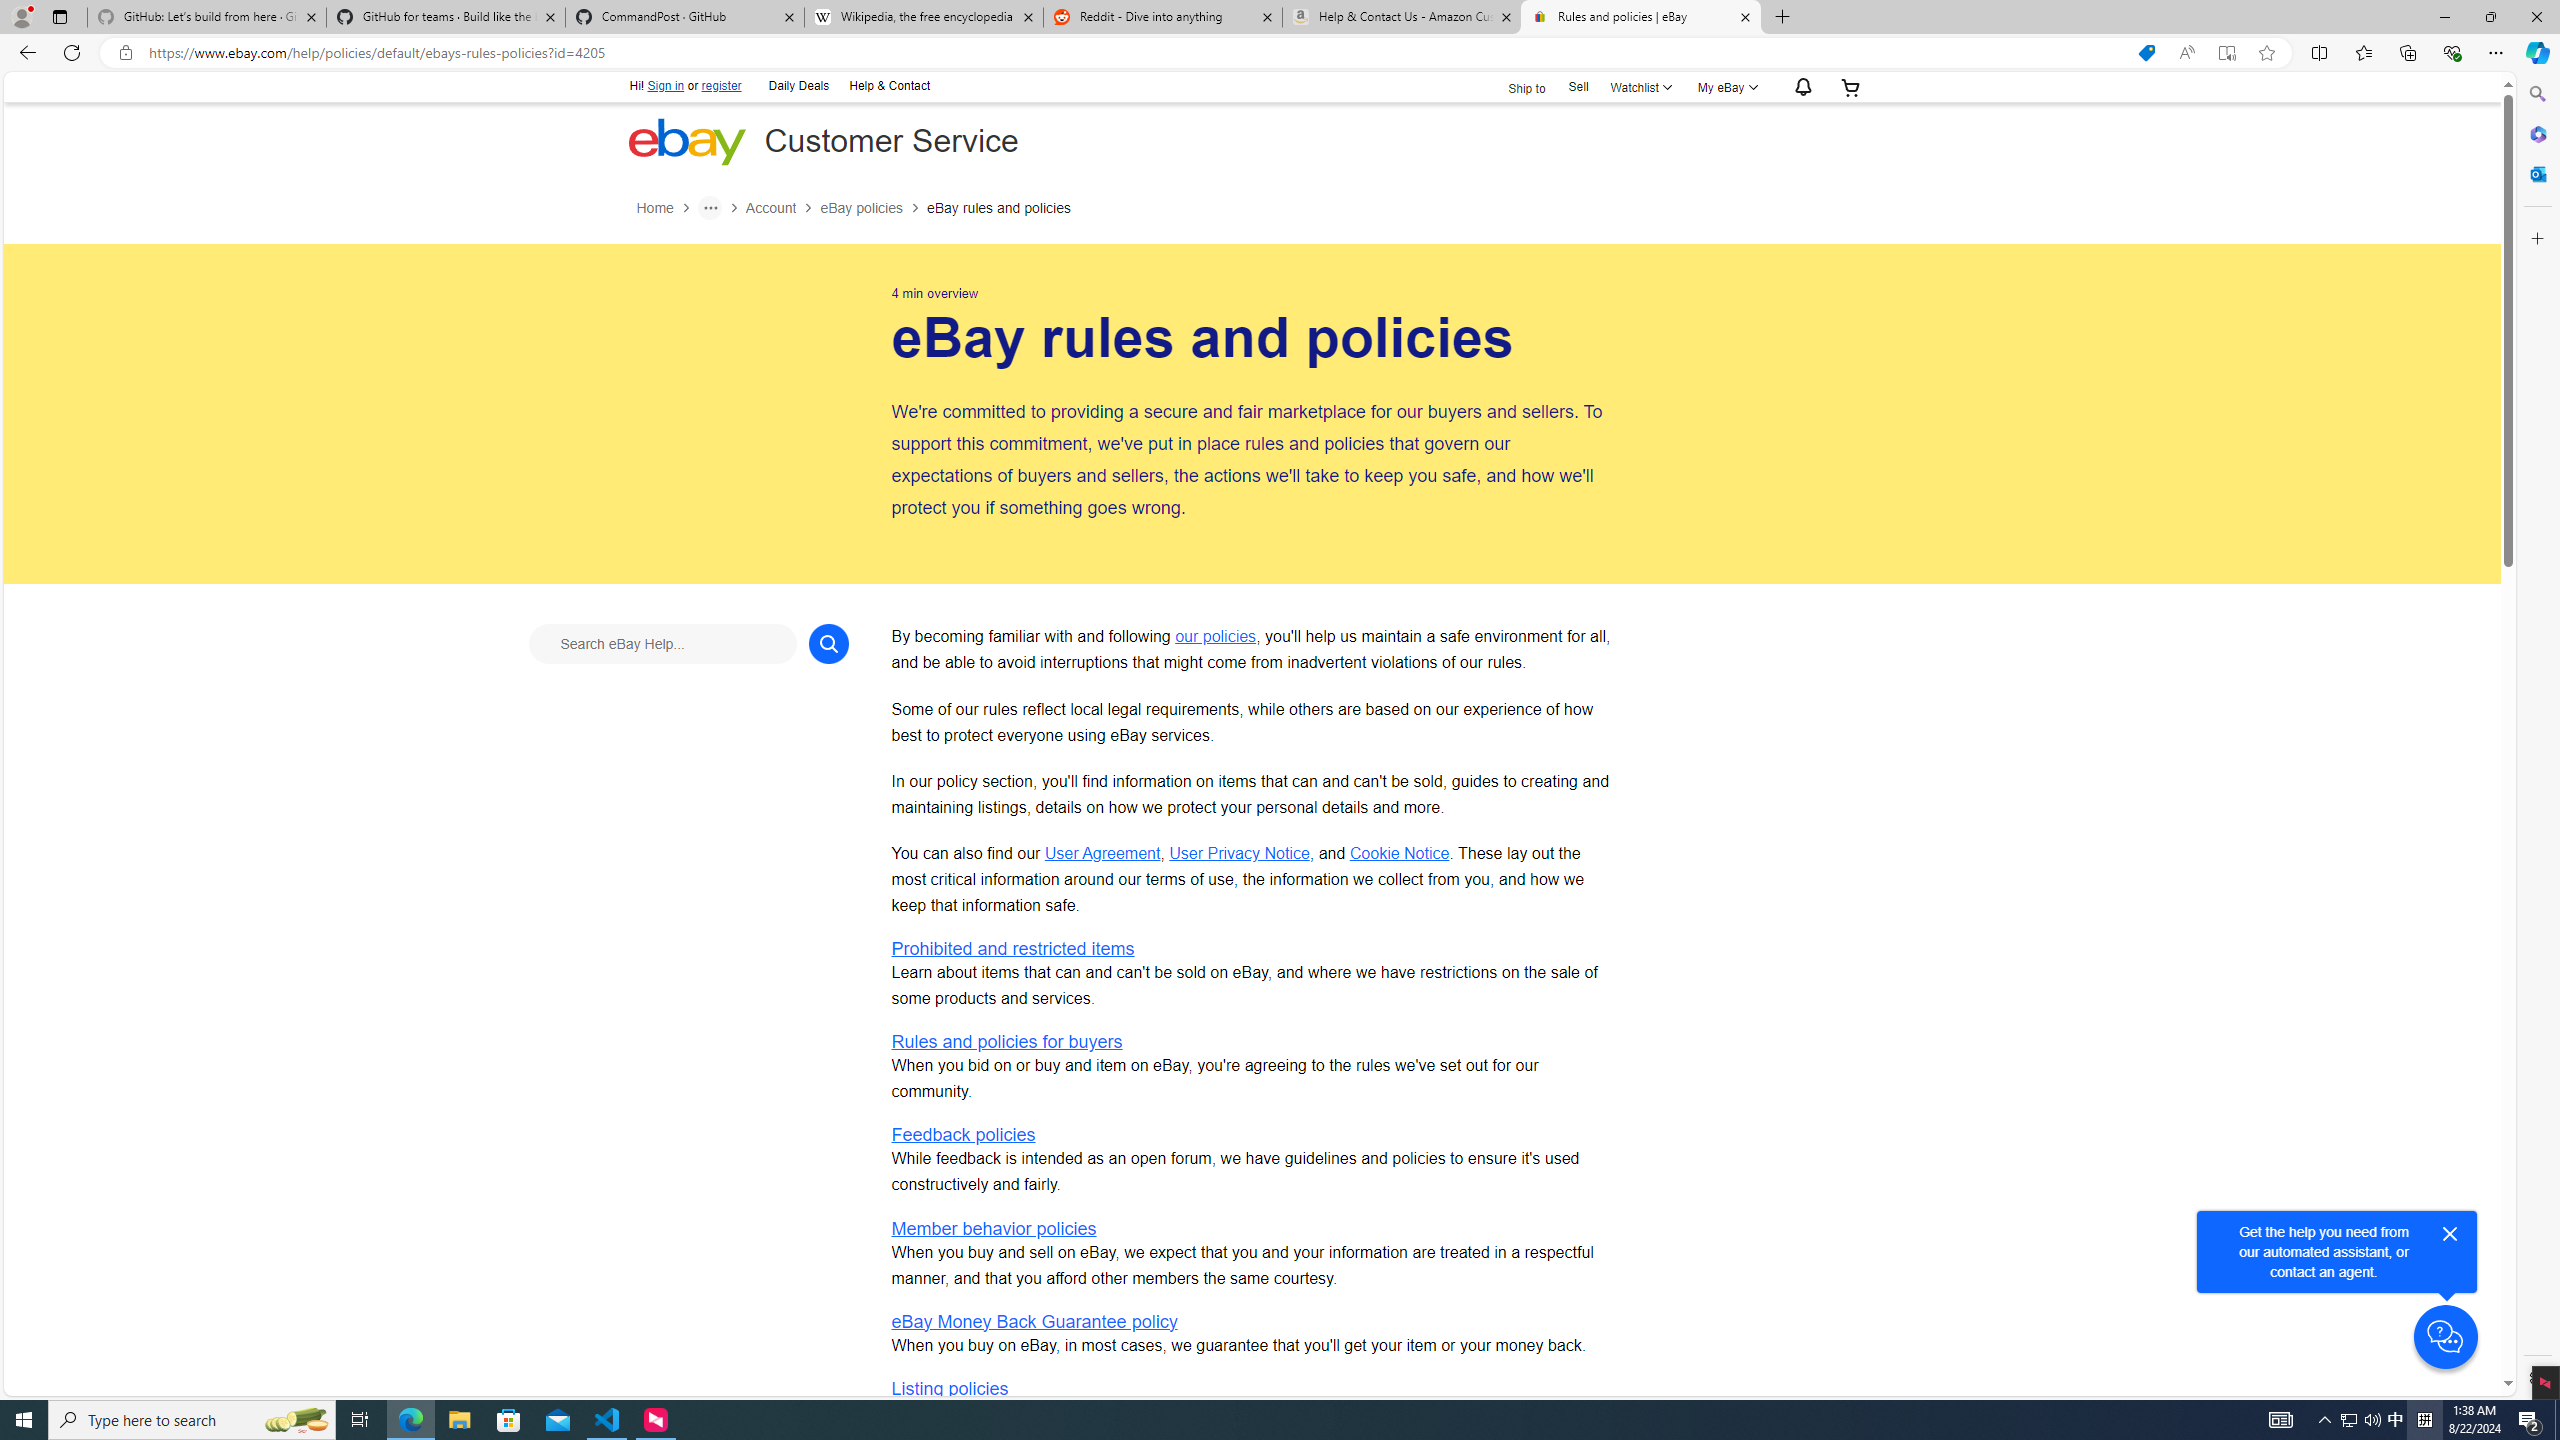  I want to click on 'Rules and policies | eBay', so click(1639, 16).